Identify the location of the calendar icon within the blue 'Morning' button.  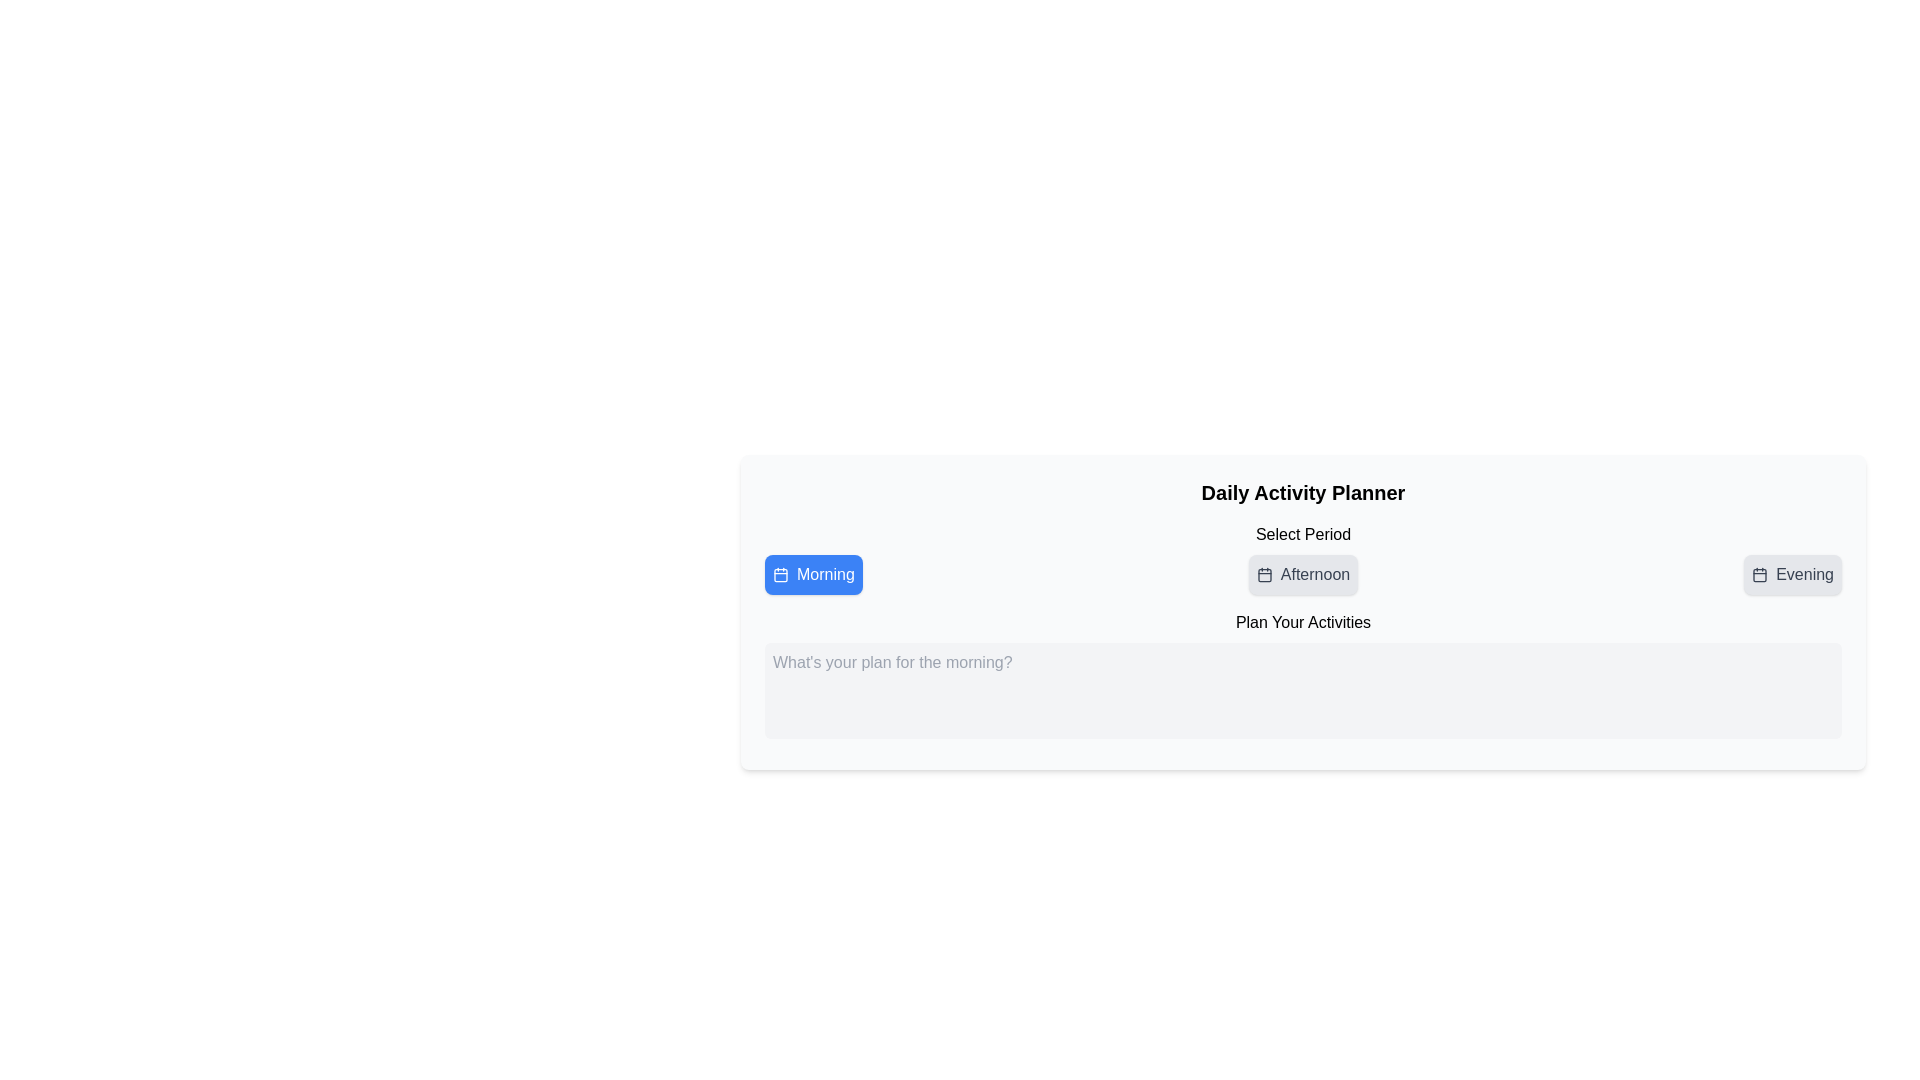
(780, 574).